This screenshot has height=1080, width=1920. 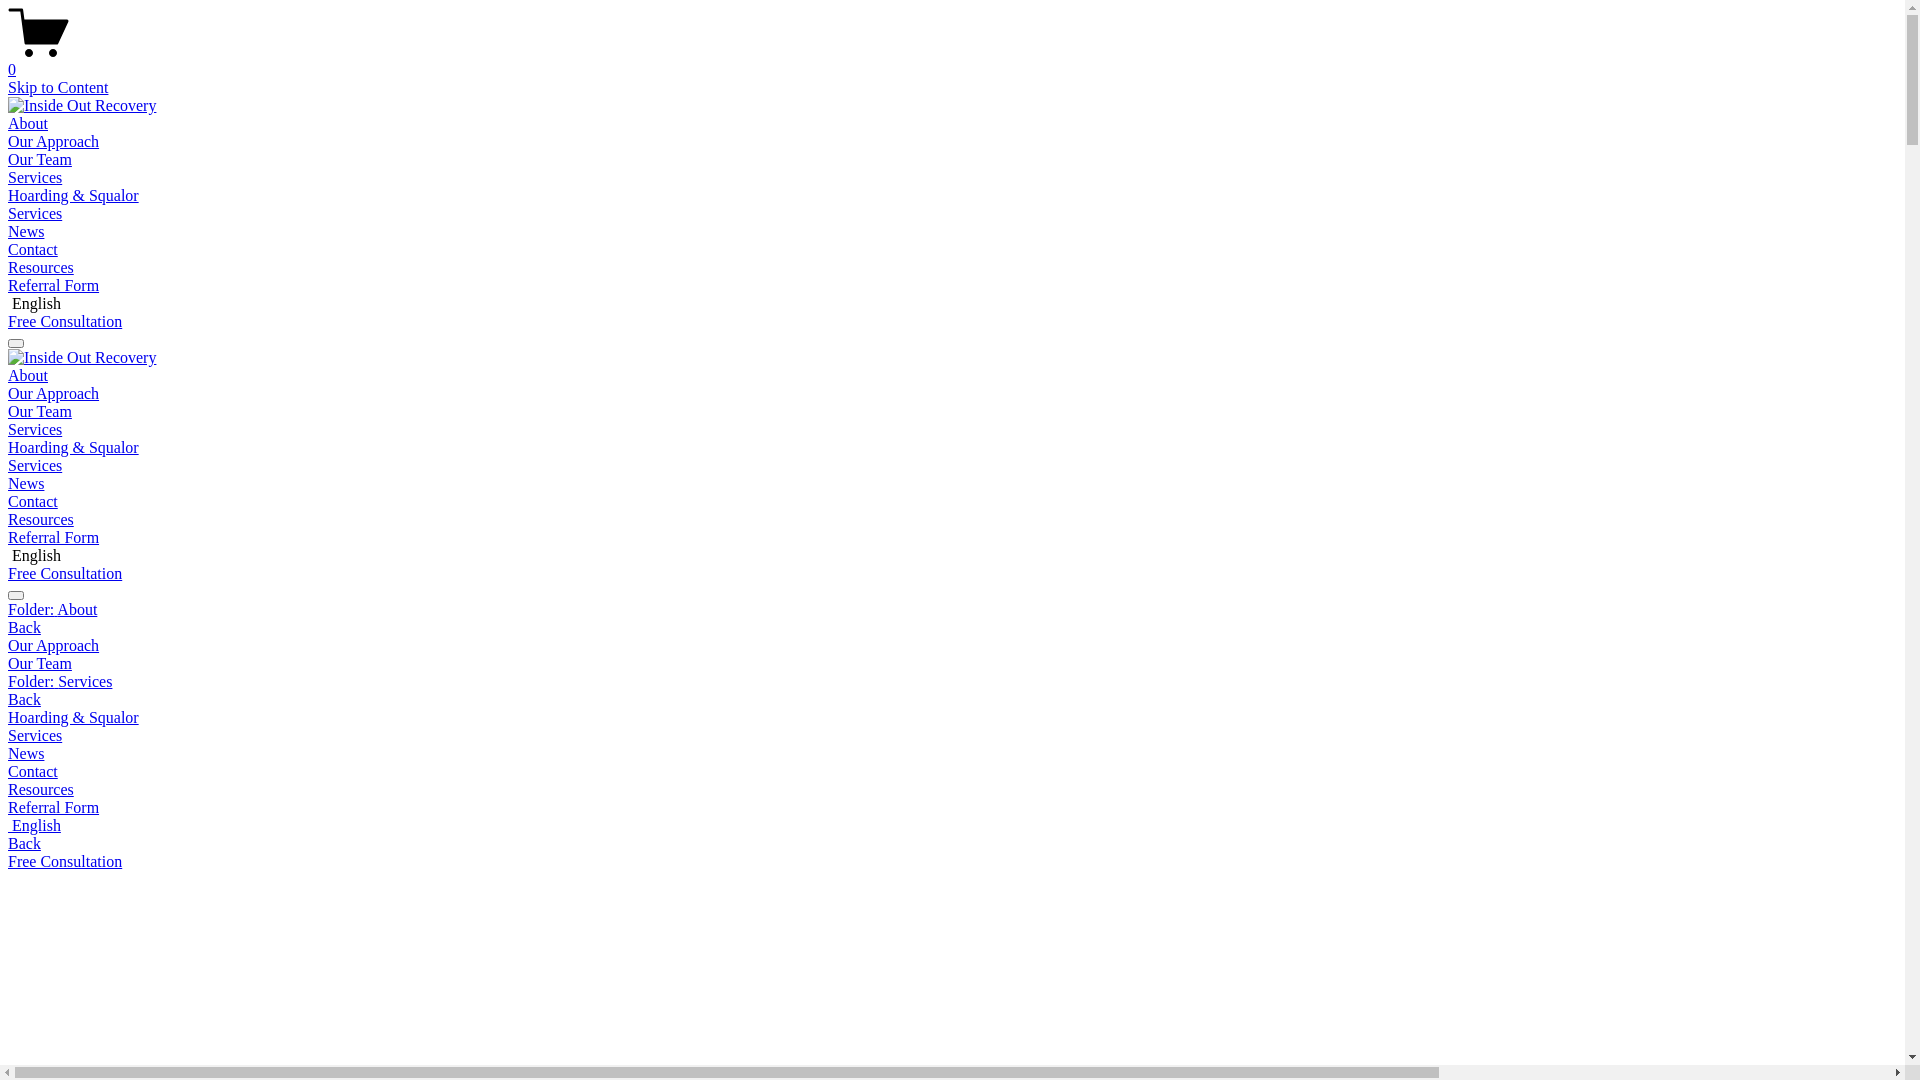 I want to click on 'Free Consultation', so click(x=65, y=320).